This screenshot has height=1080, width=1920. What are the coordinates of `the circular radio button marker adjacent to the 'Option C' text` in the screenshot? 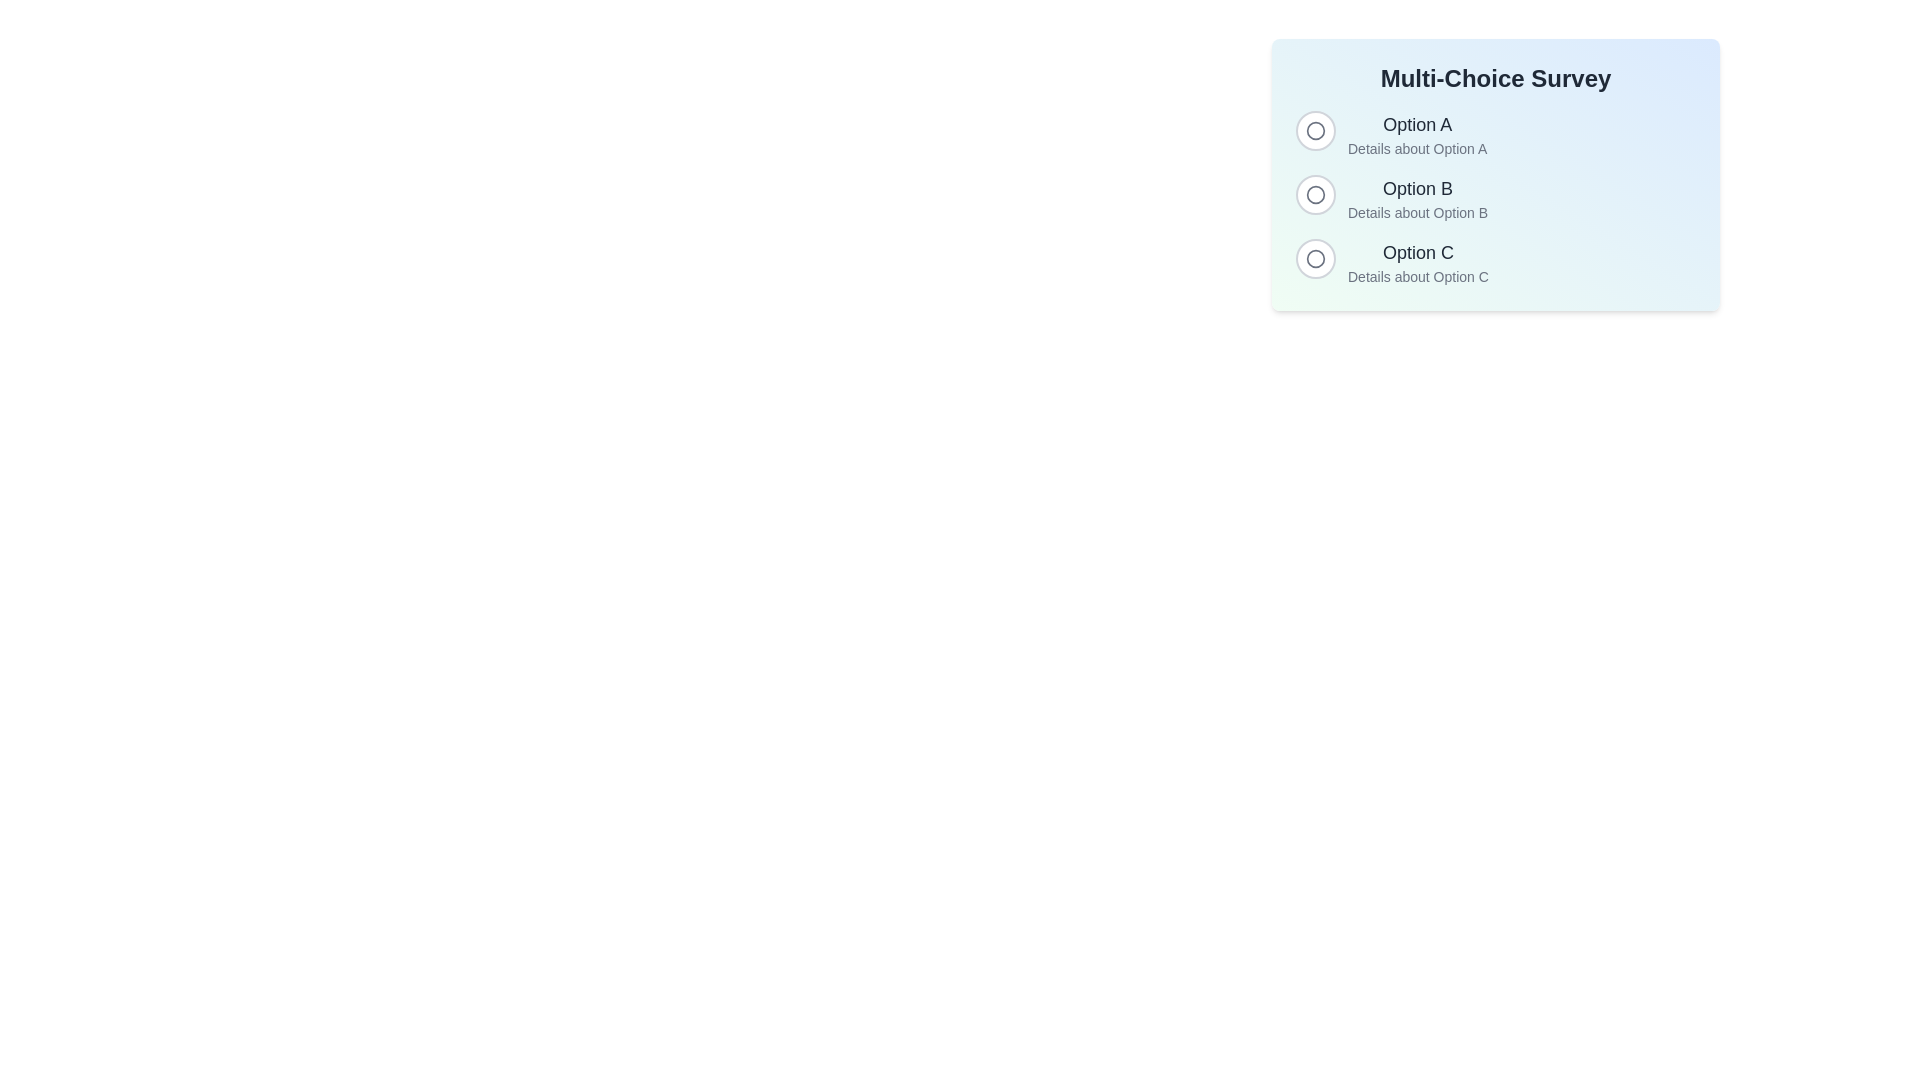 It's located at (1315, 257).